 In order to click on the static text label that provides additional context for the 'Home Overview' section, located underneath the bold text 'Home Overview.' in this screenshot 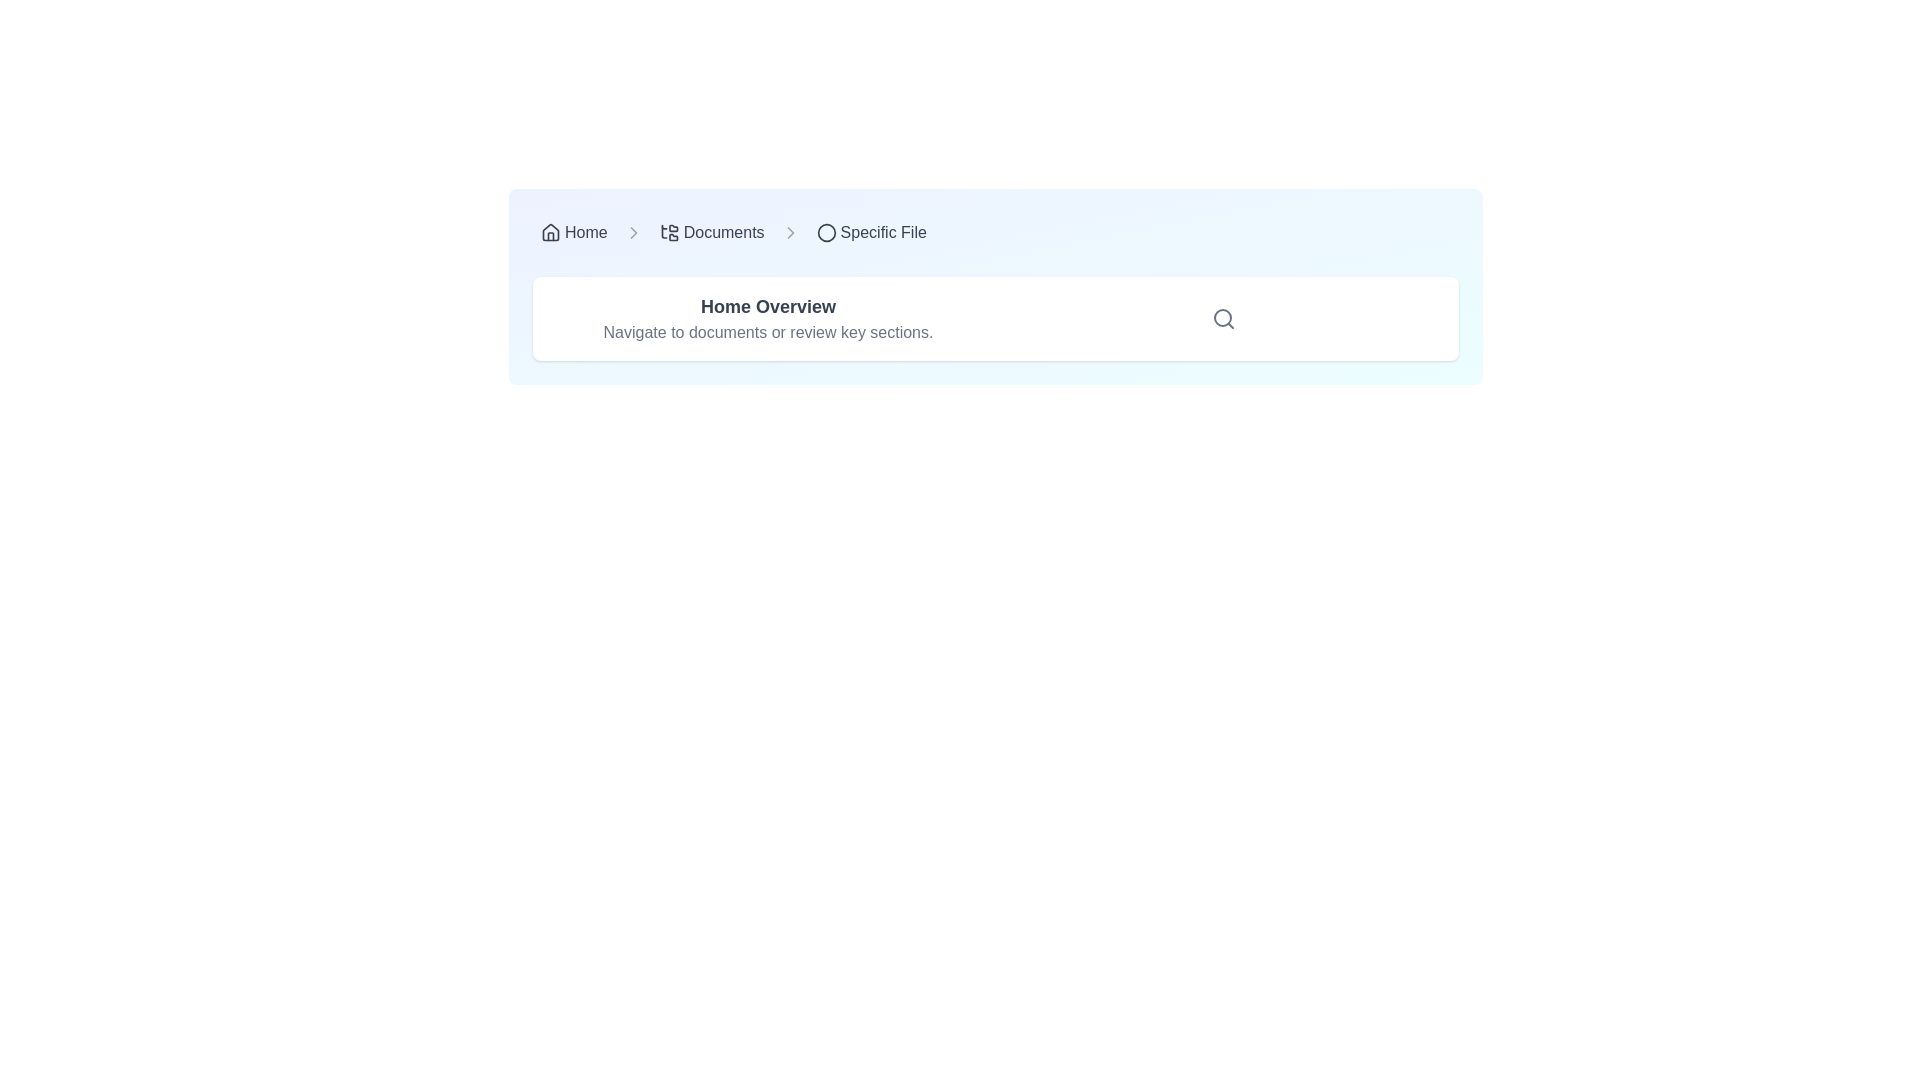, I will do `click(767, 331)`.